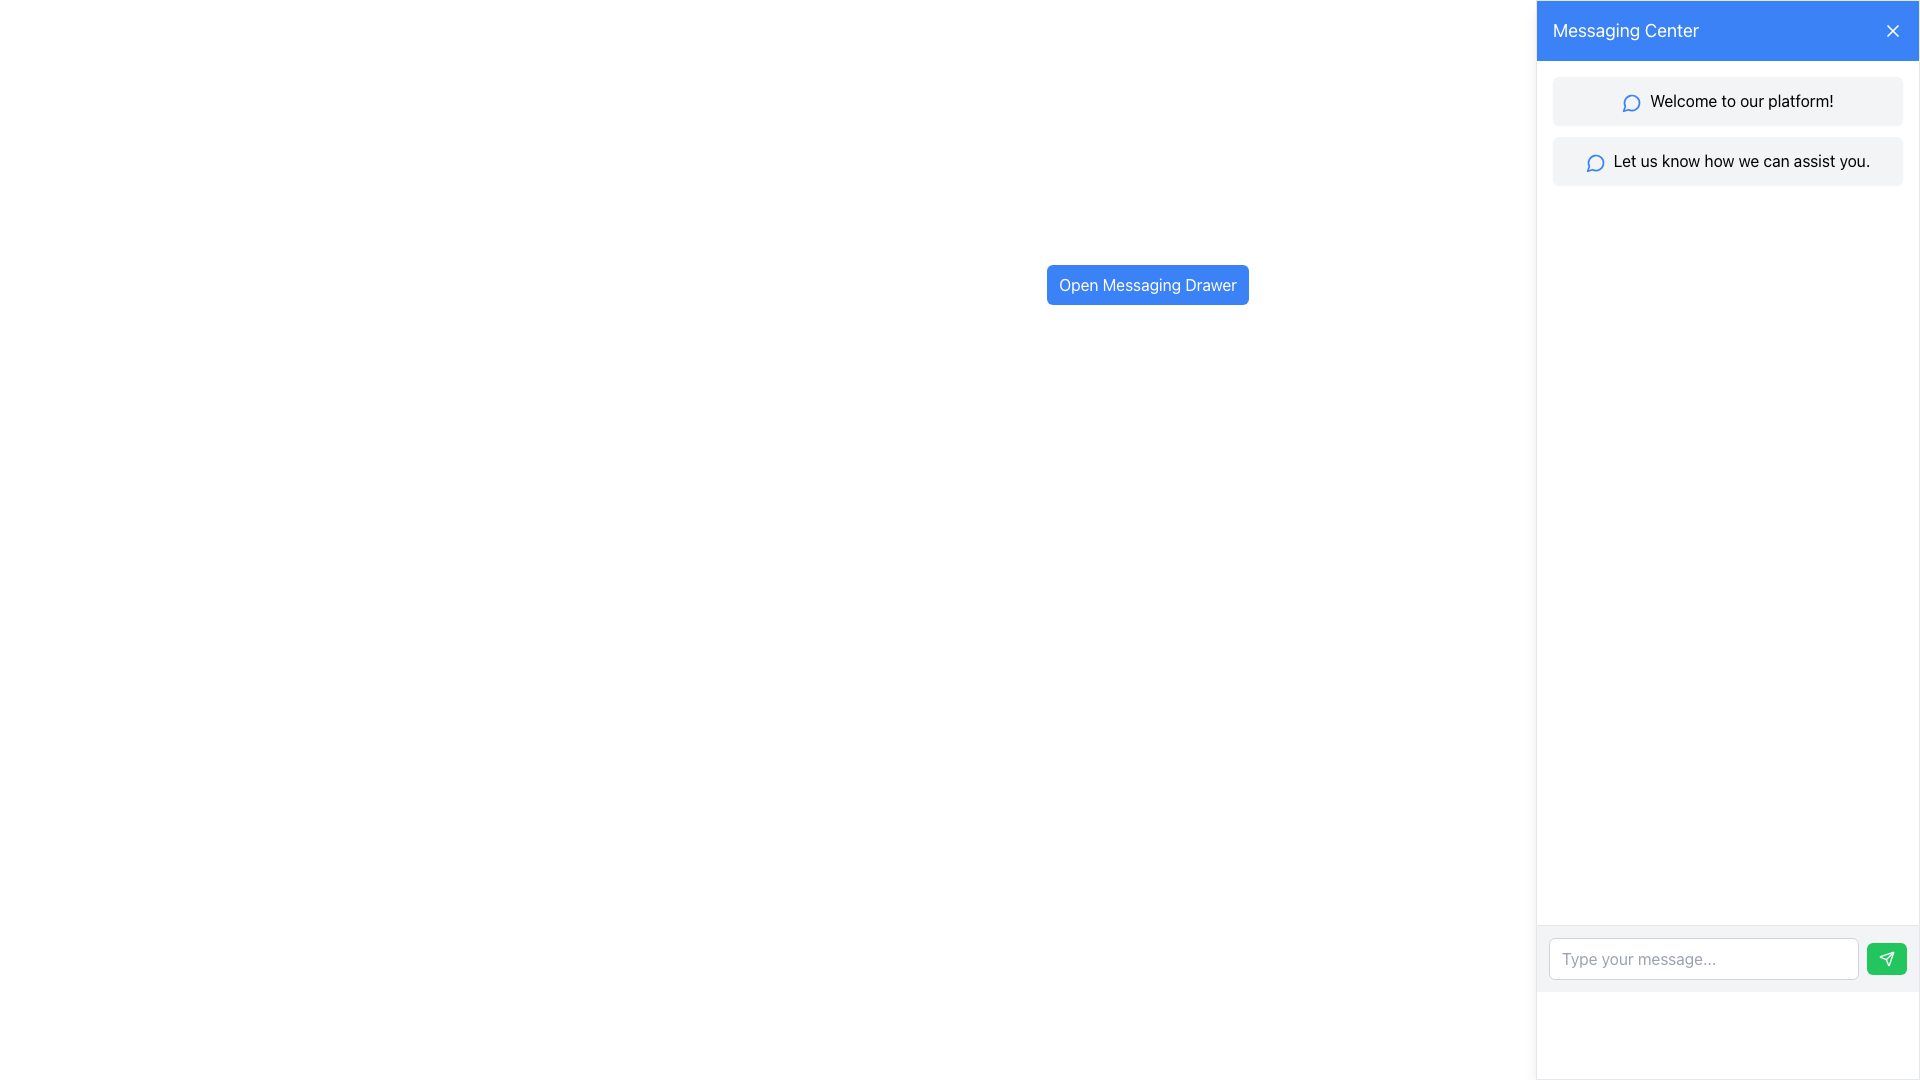 The width and height of the screenshot is (1920, 1080). What do you see at coordinates (1594, 161) in the screenshot?
I see `the communication icon located to the left of the text 'Let us know how we can assist you.' in the 'Messaging Center' panel` at bounding box center [1594, 161].